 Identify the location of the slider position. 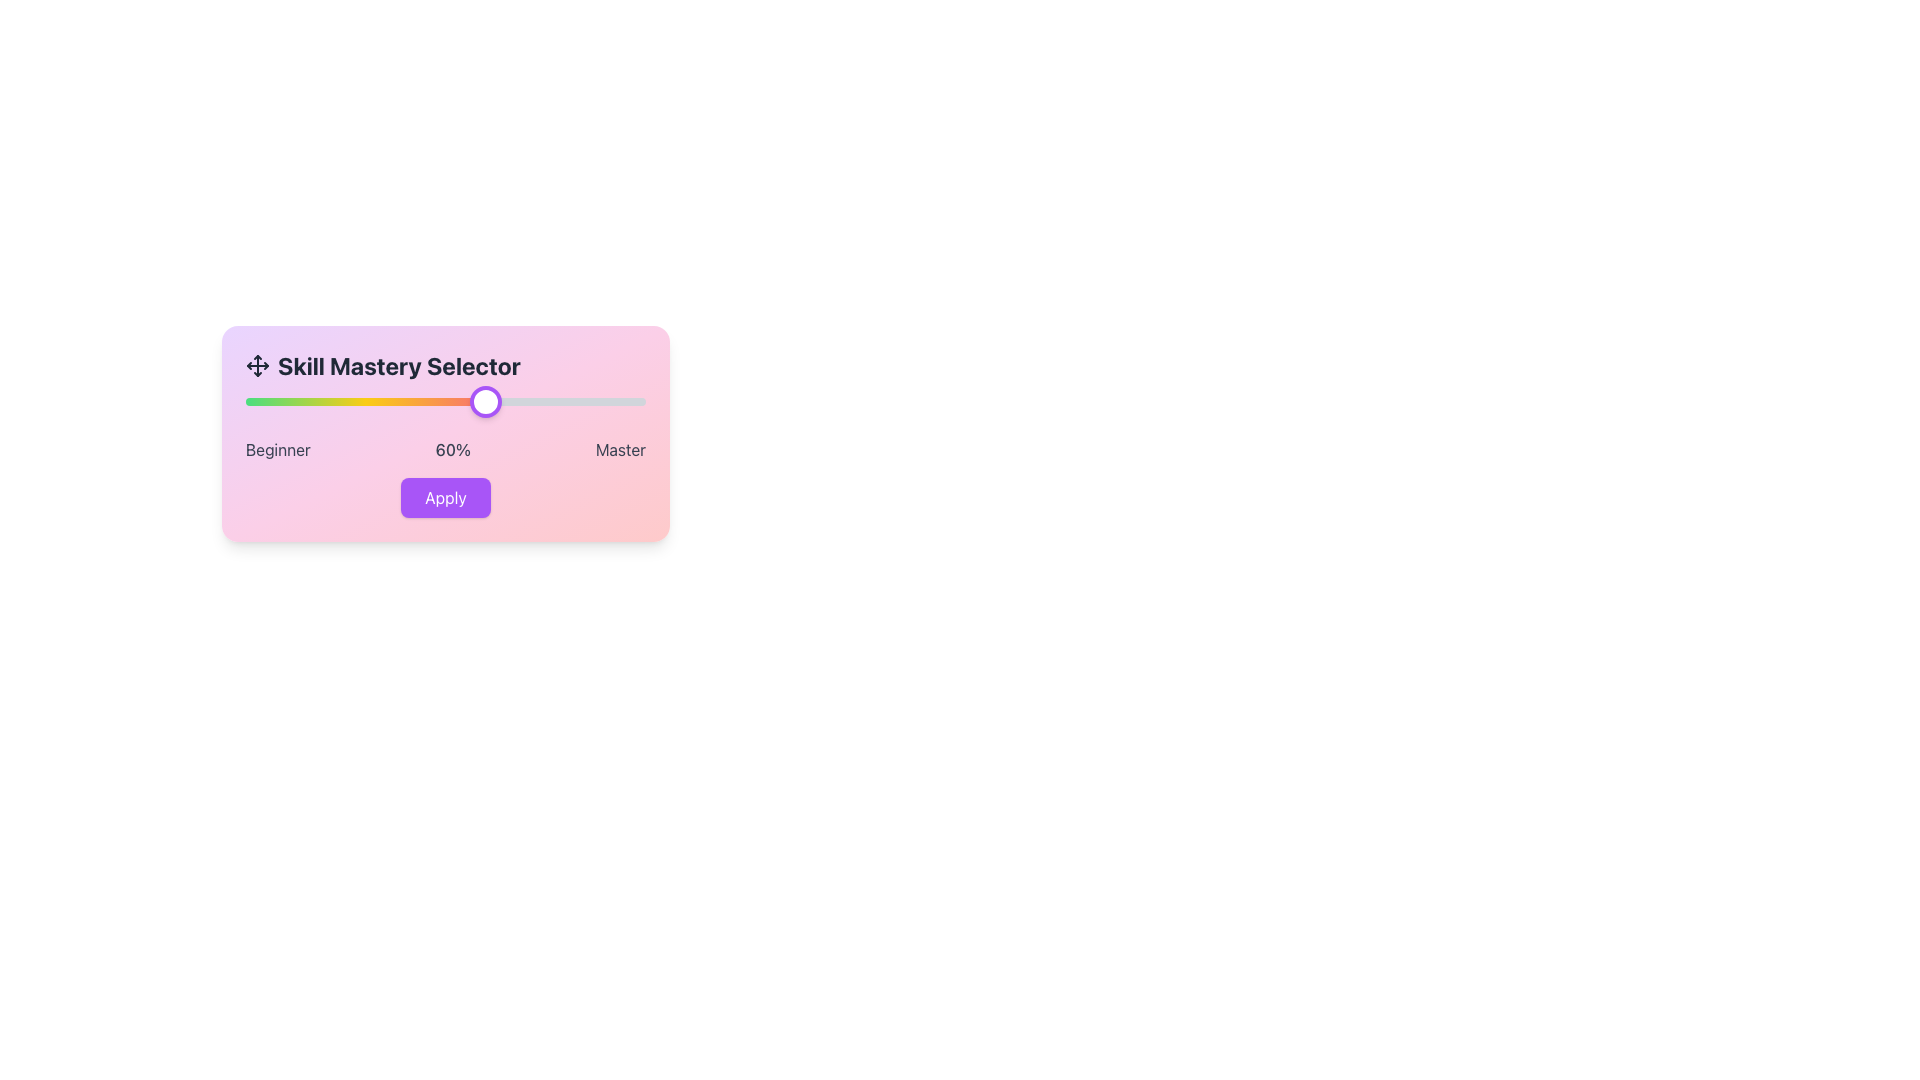
(631, 401).